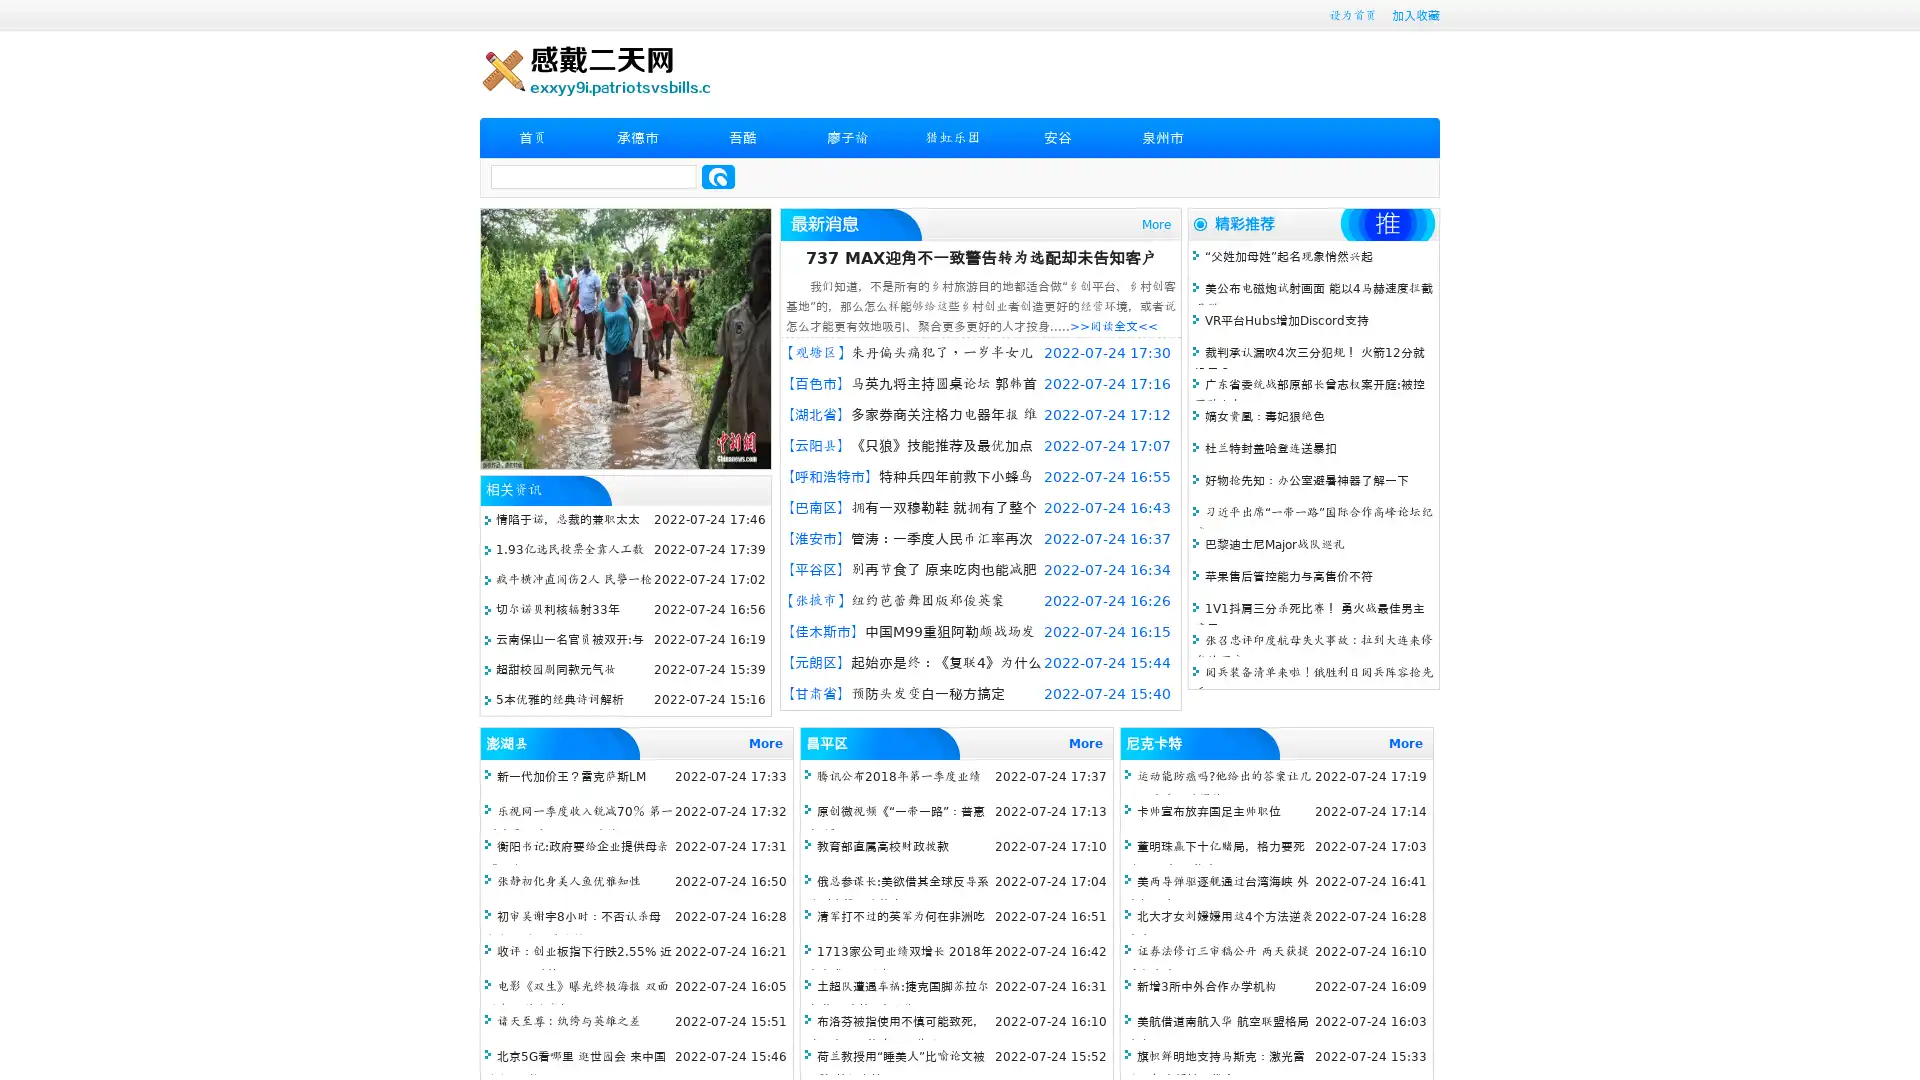 Image resolution: width=1920 pixels, height=1080 pixels. I want to click on Search, so click(718, 176).